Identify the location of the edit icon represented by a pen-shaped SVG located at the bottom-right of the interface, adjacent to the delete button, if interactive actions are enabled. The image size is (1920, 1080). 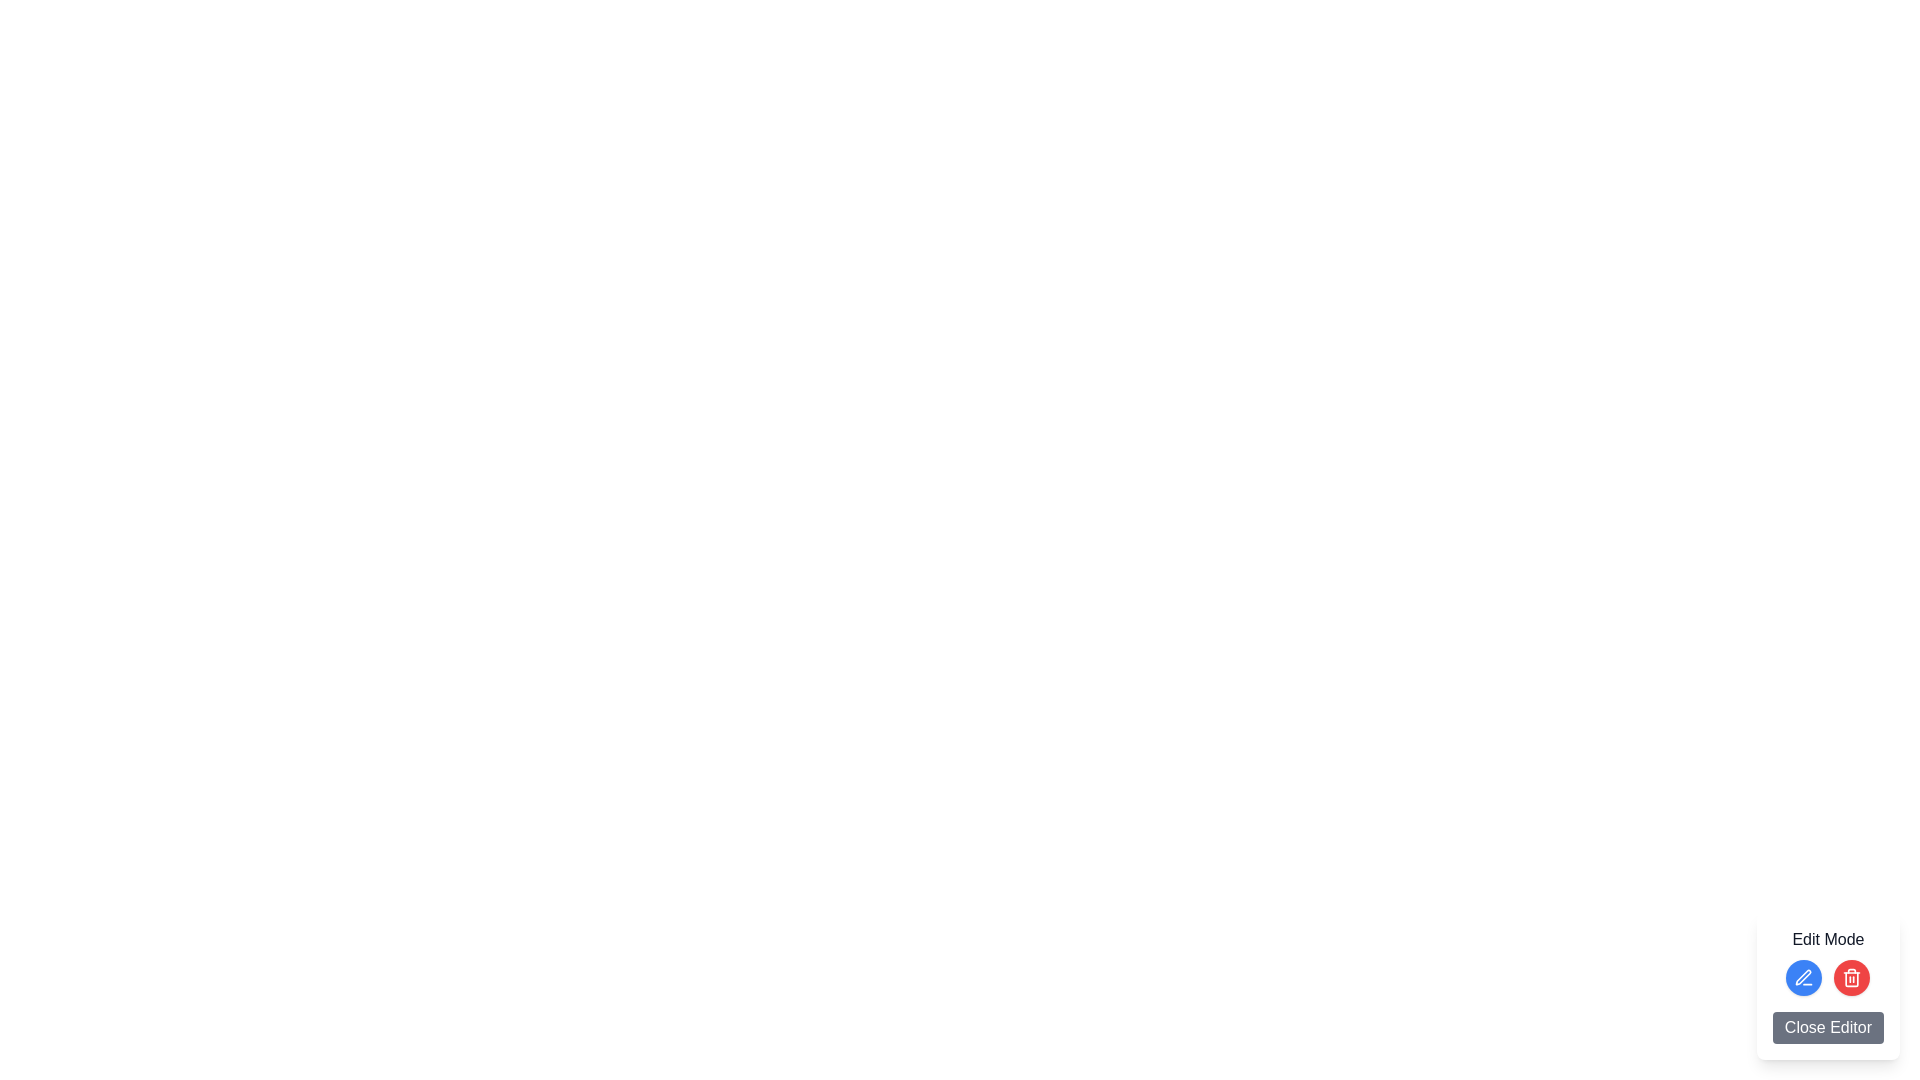
(1804, 976).